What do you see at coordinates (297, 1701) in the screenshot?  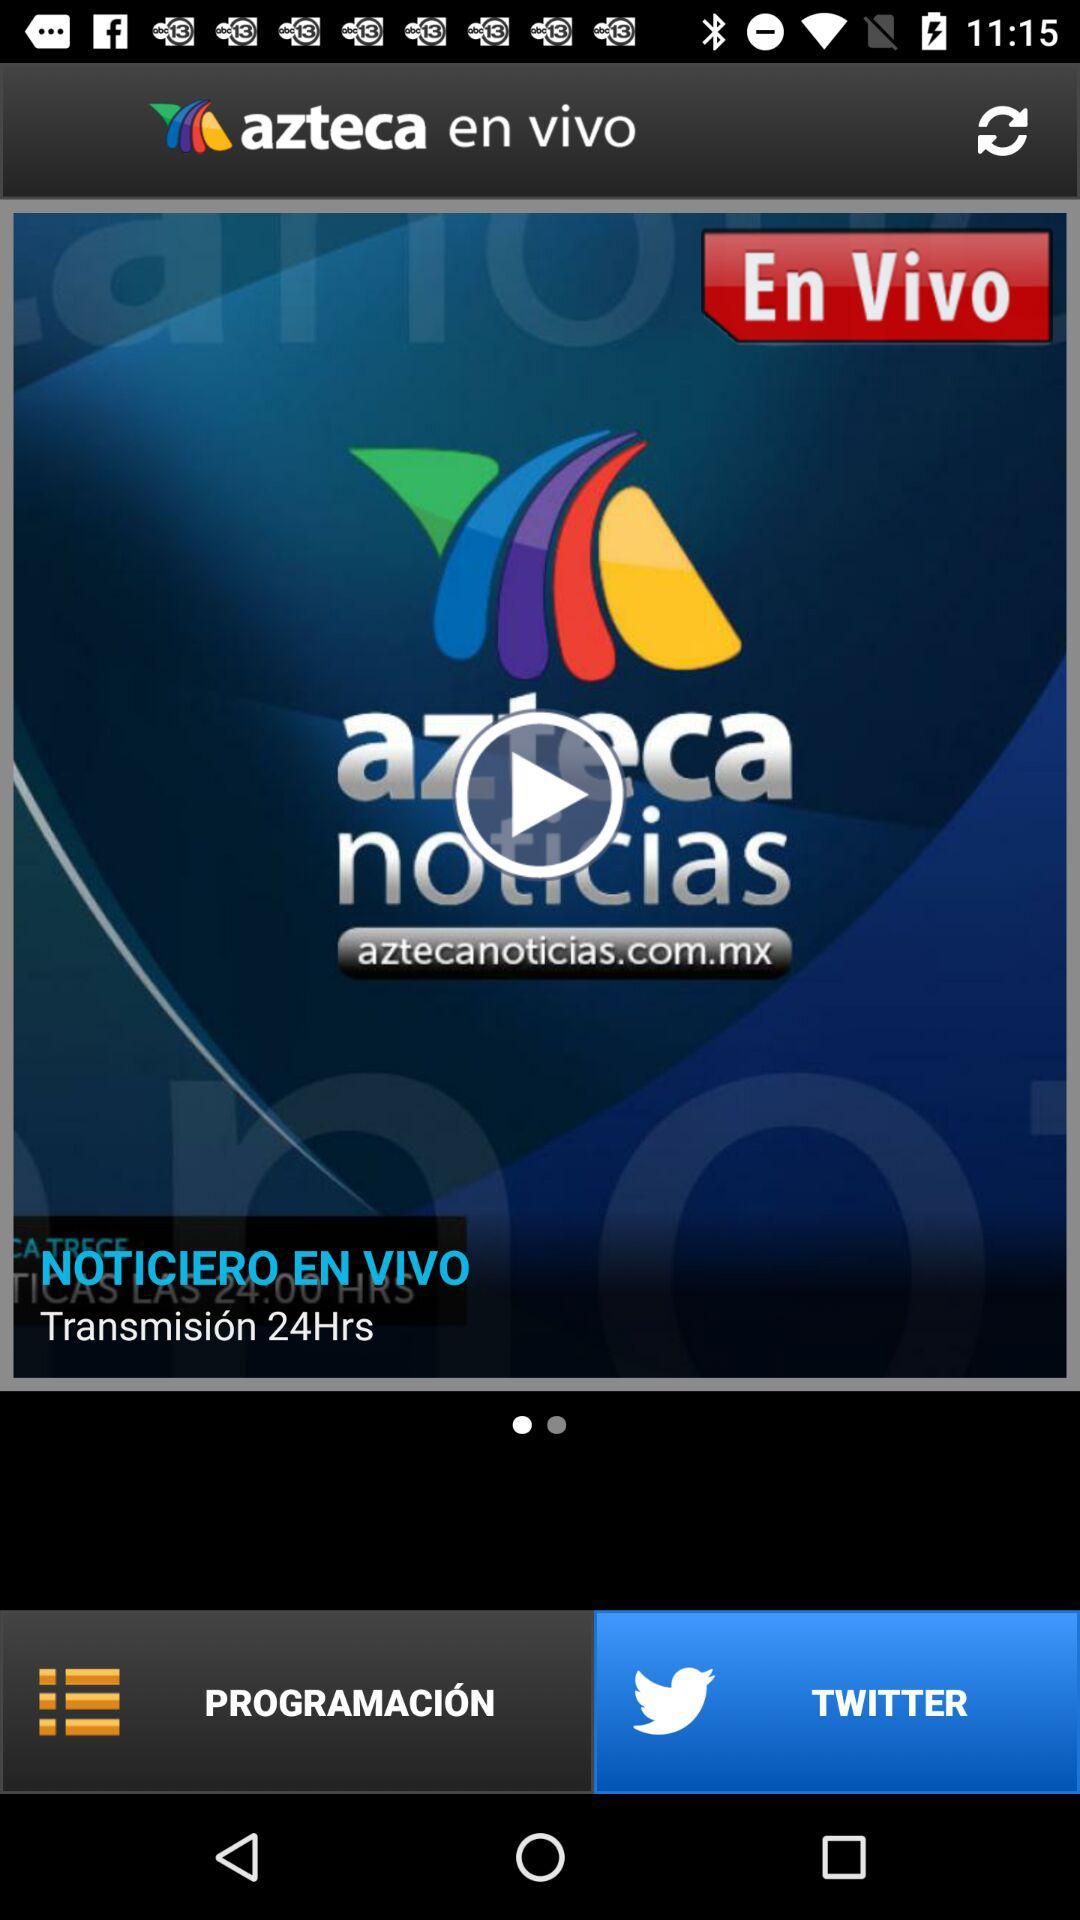 I see `item below . icon` at bounding box center [297, 1701].